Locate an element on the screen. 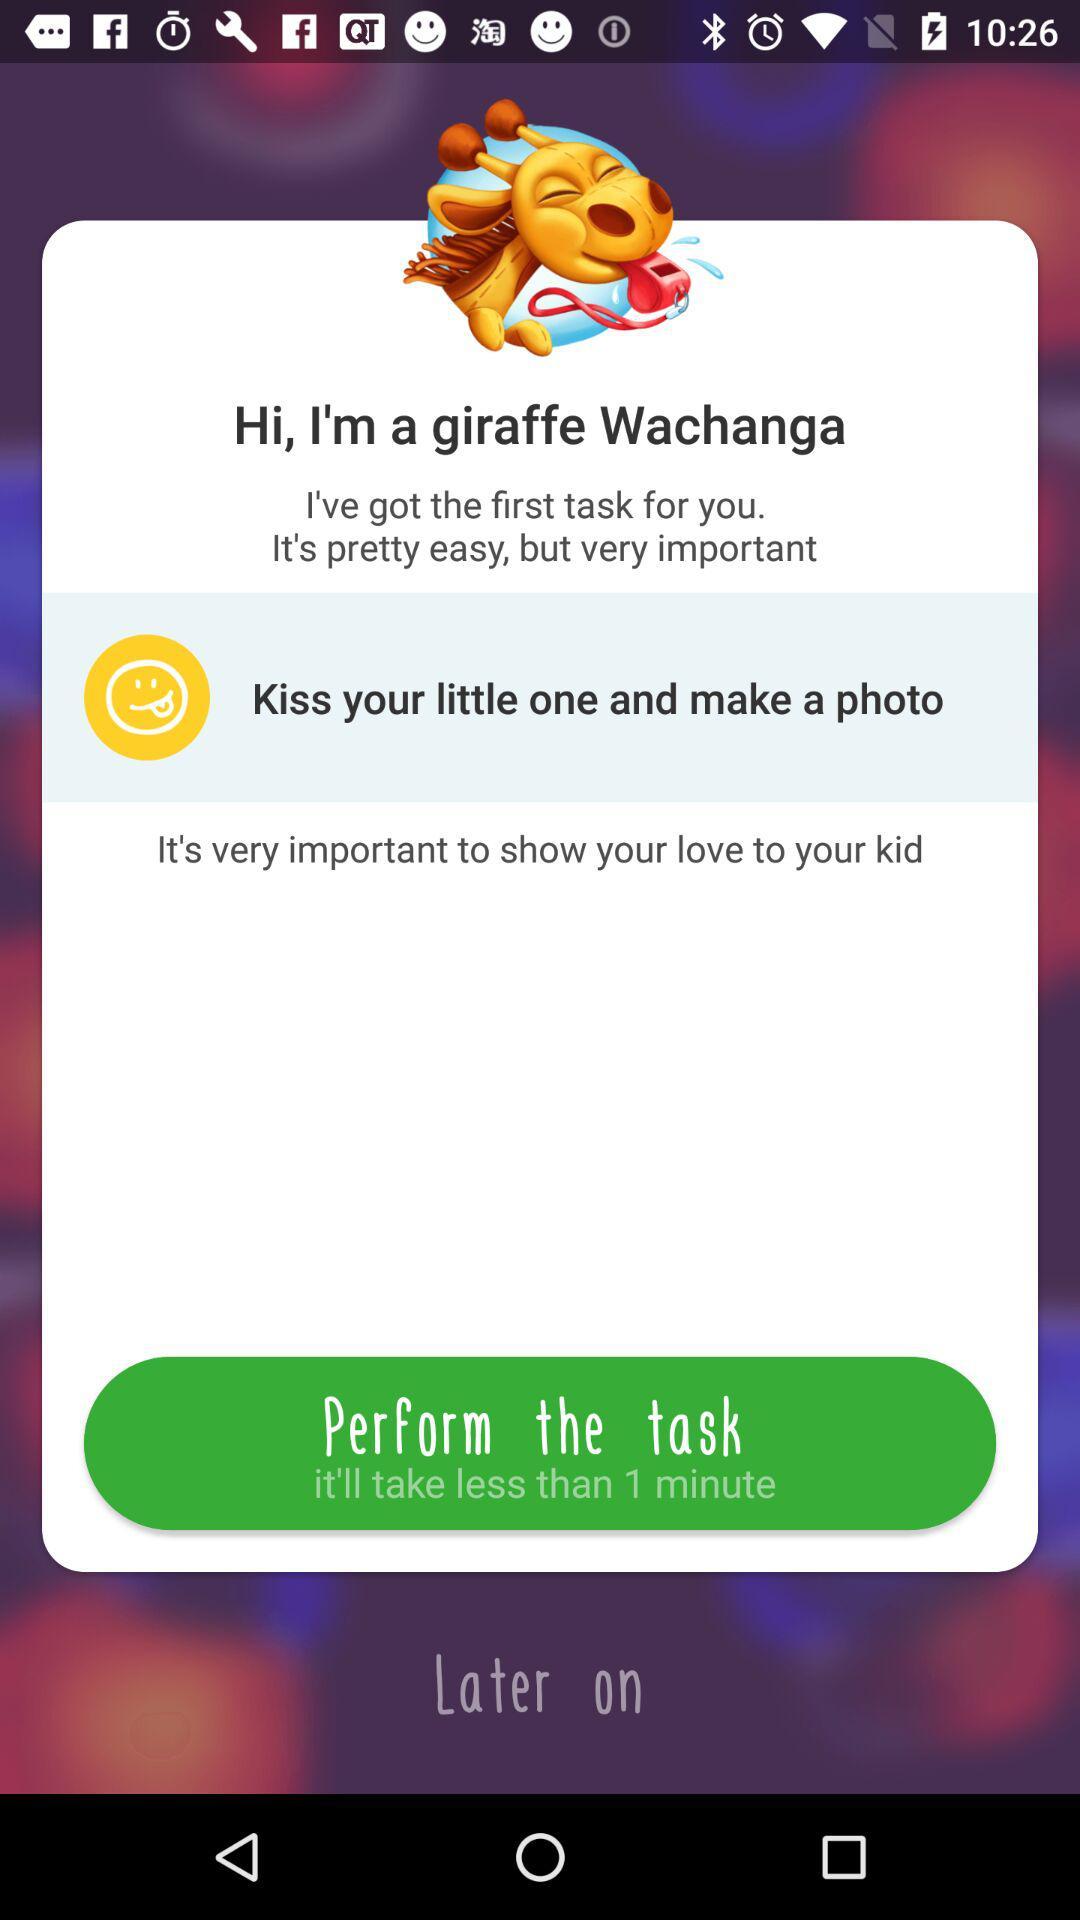 The height and width of the screenshot is (1920, 1080). the icon below perform the task icon is located at coordinates (540, 1682).